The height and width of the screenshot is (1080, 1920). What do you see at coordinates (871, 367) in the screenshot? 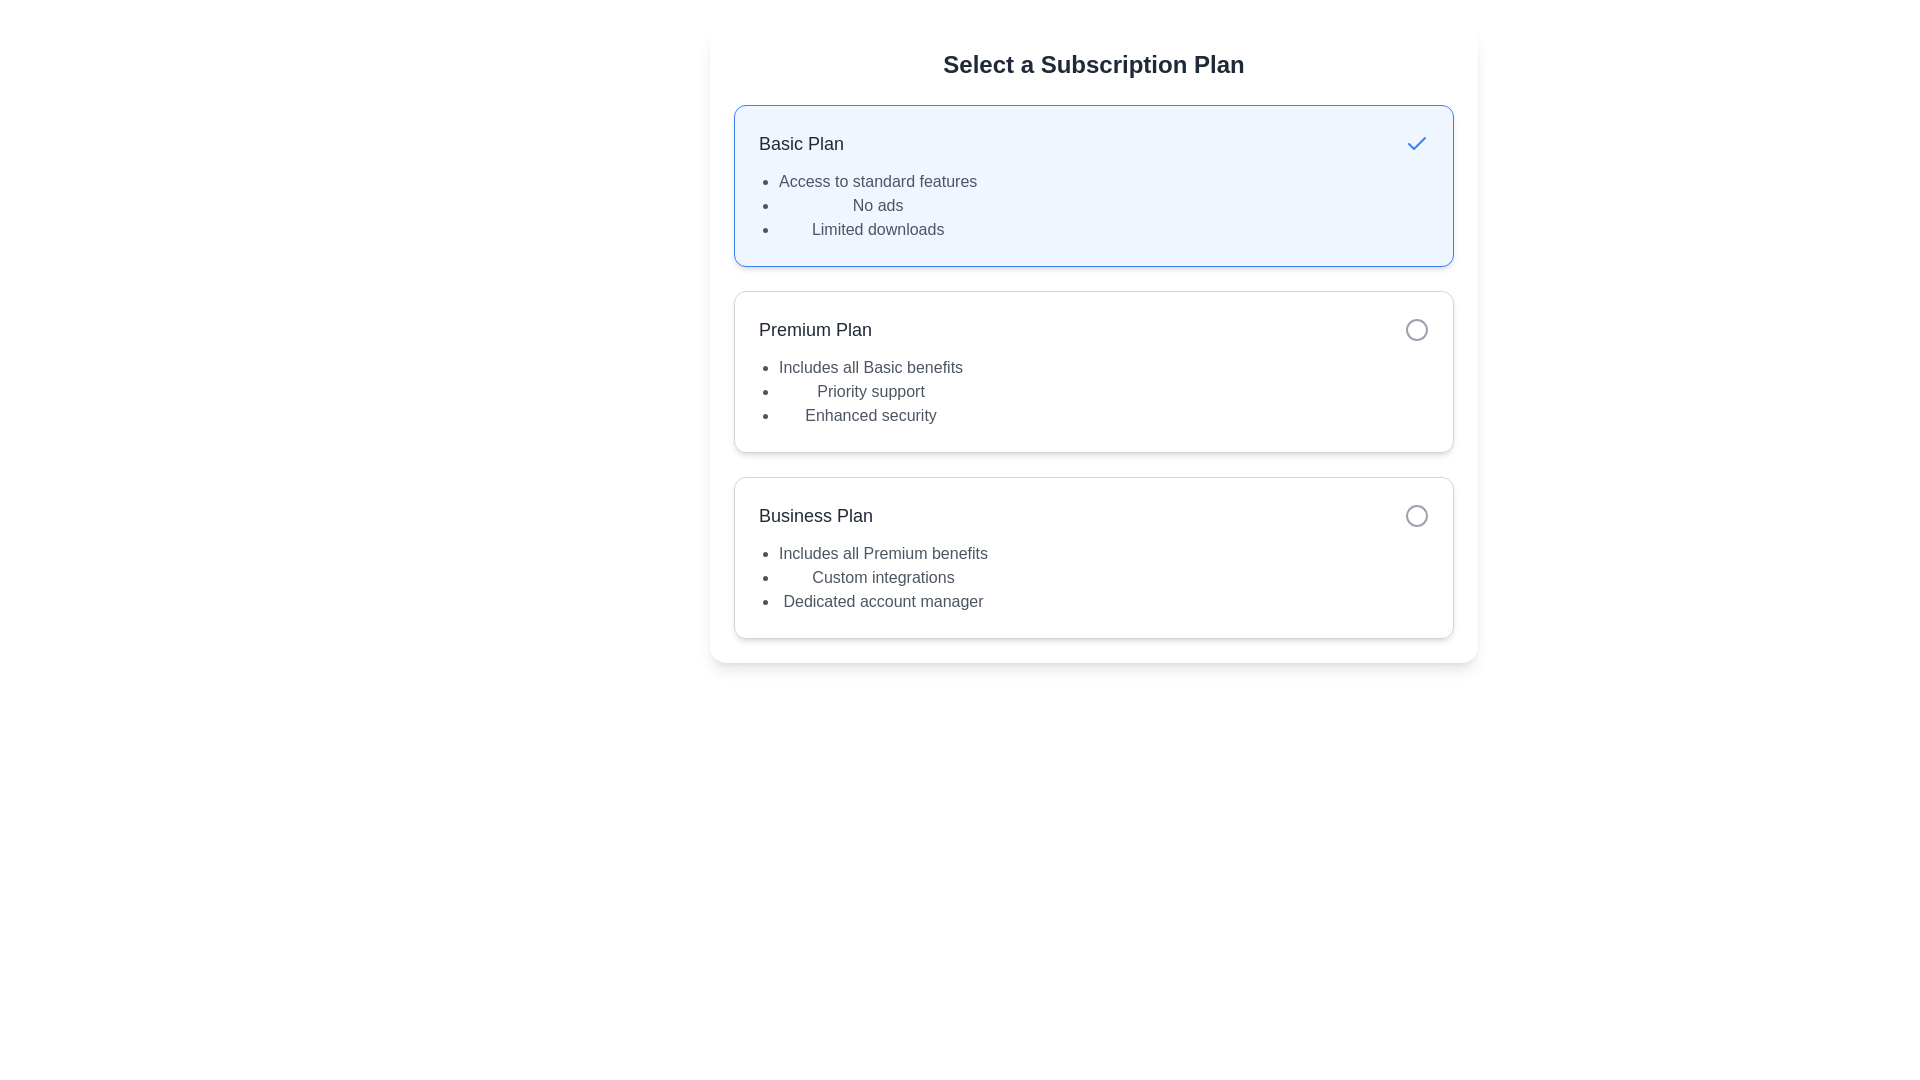
I see `the text line reading 'Includes all Basic benefits' located under the 'Premium Plan' section in the subscription plan selection interface` at bounding box center [871, 367].